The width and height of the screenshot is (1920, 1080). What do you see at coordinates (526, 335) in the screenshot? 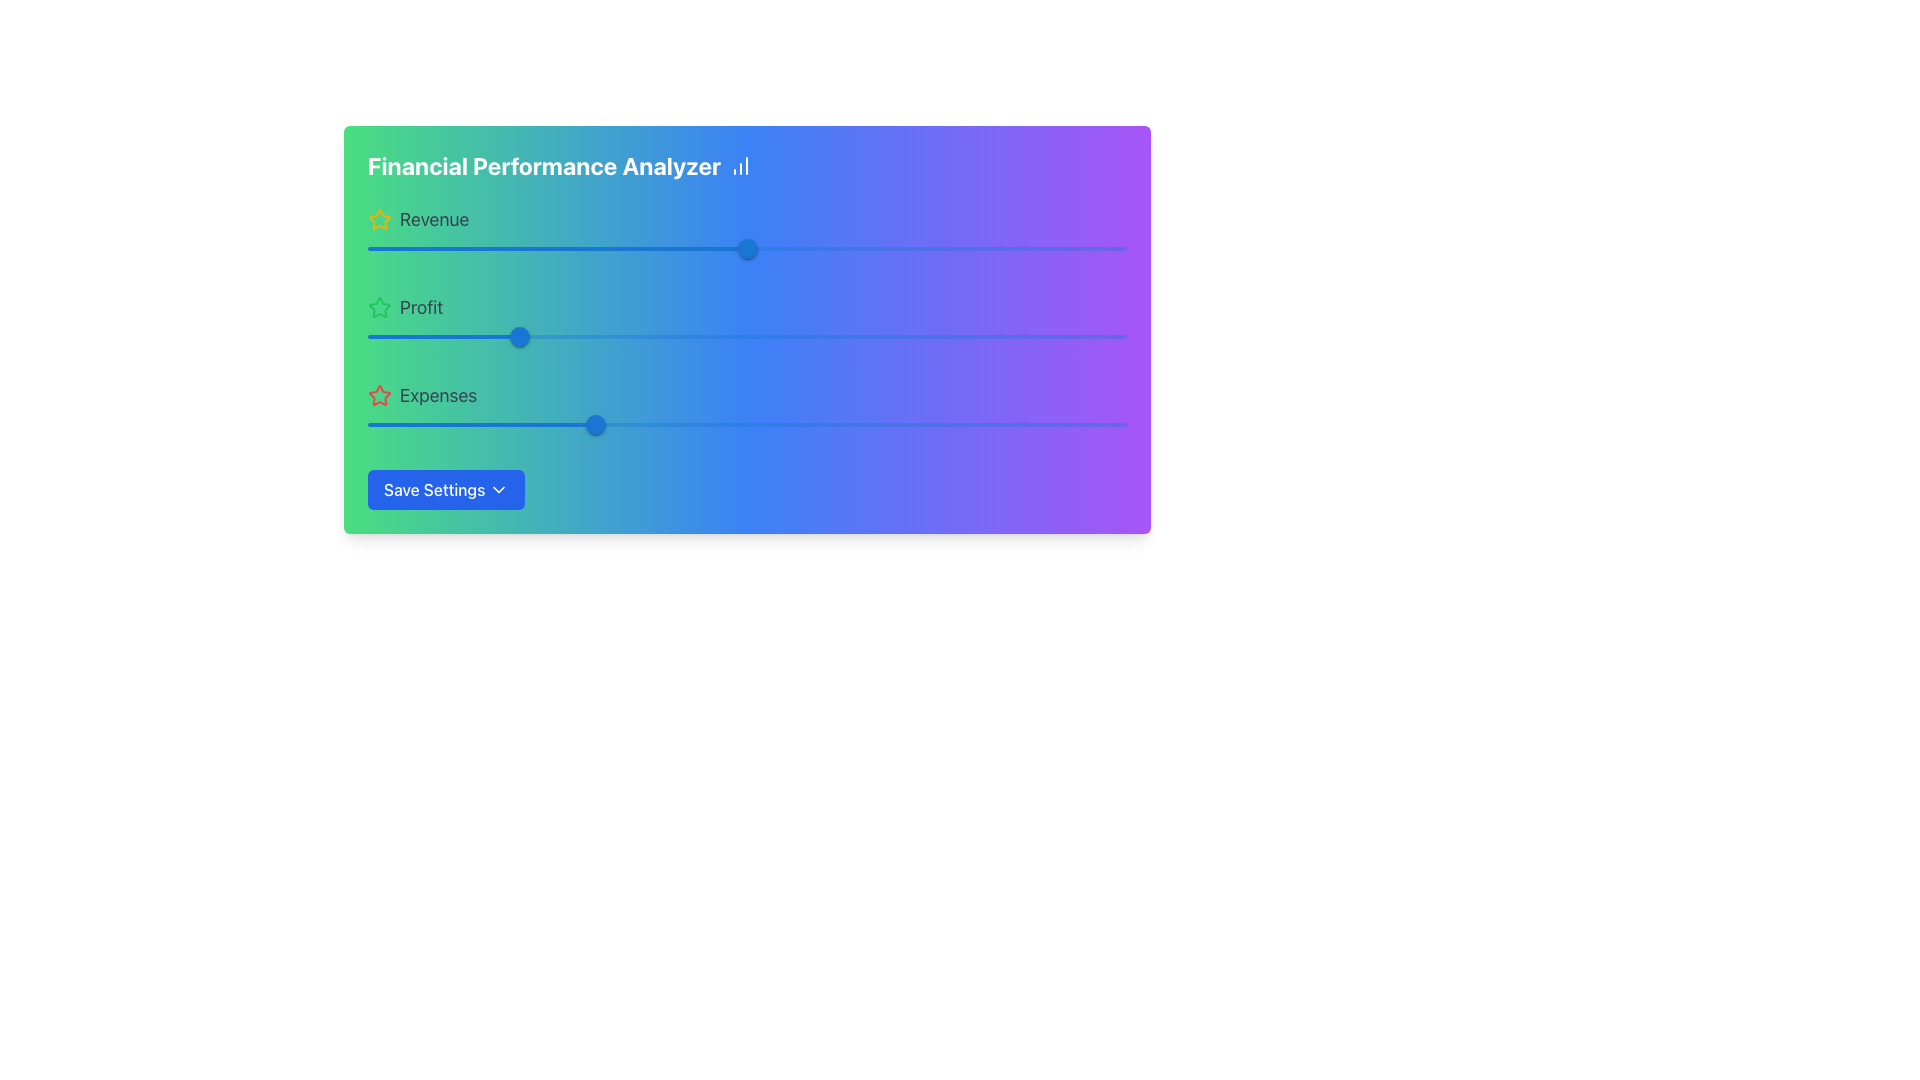
I see `slider value` at bounding box center [526, 335].